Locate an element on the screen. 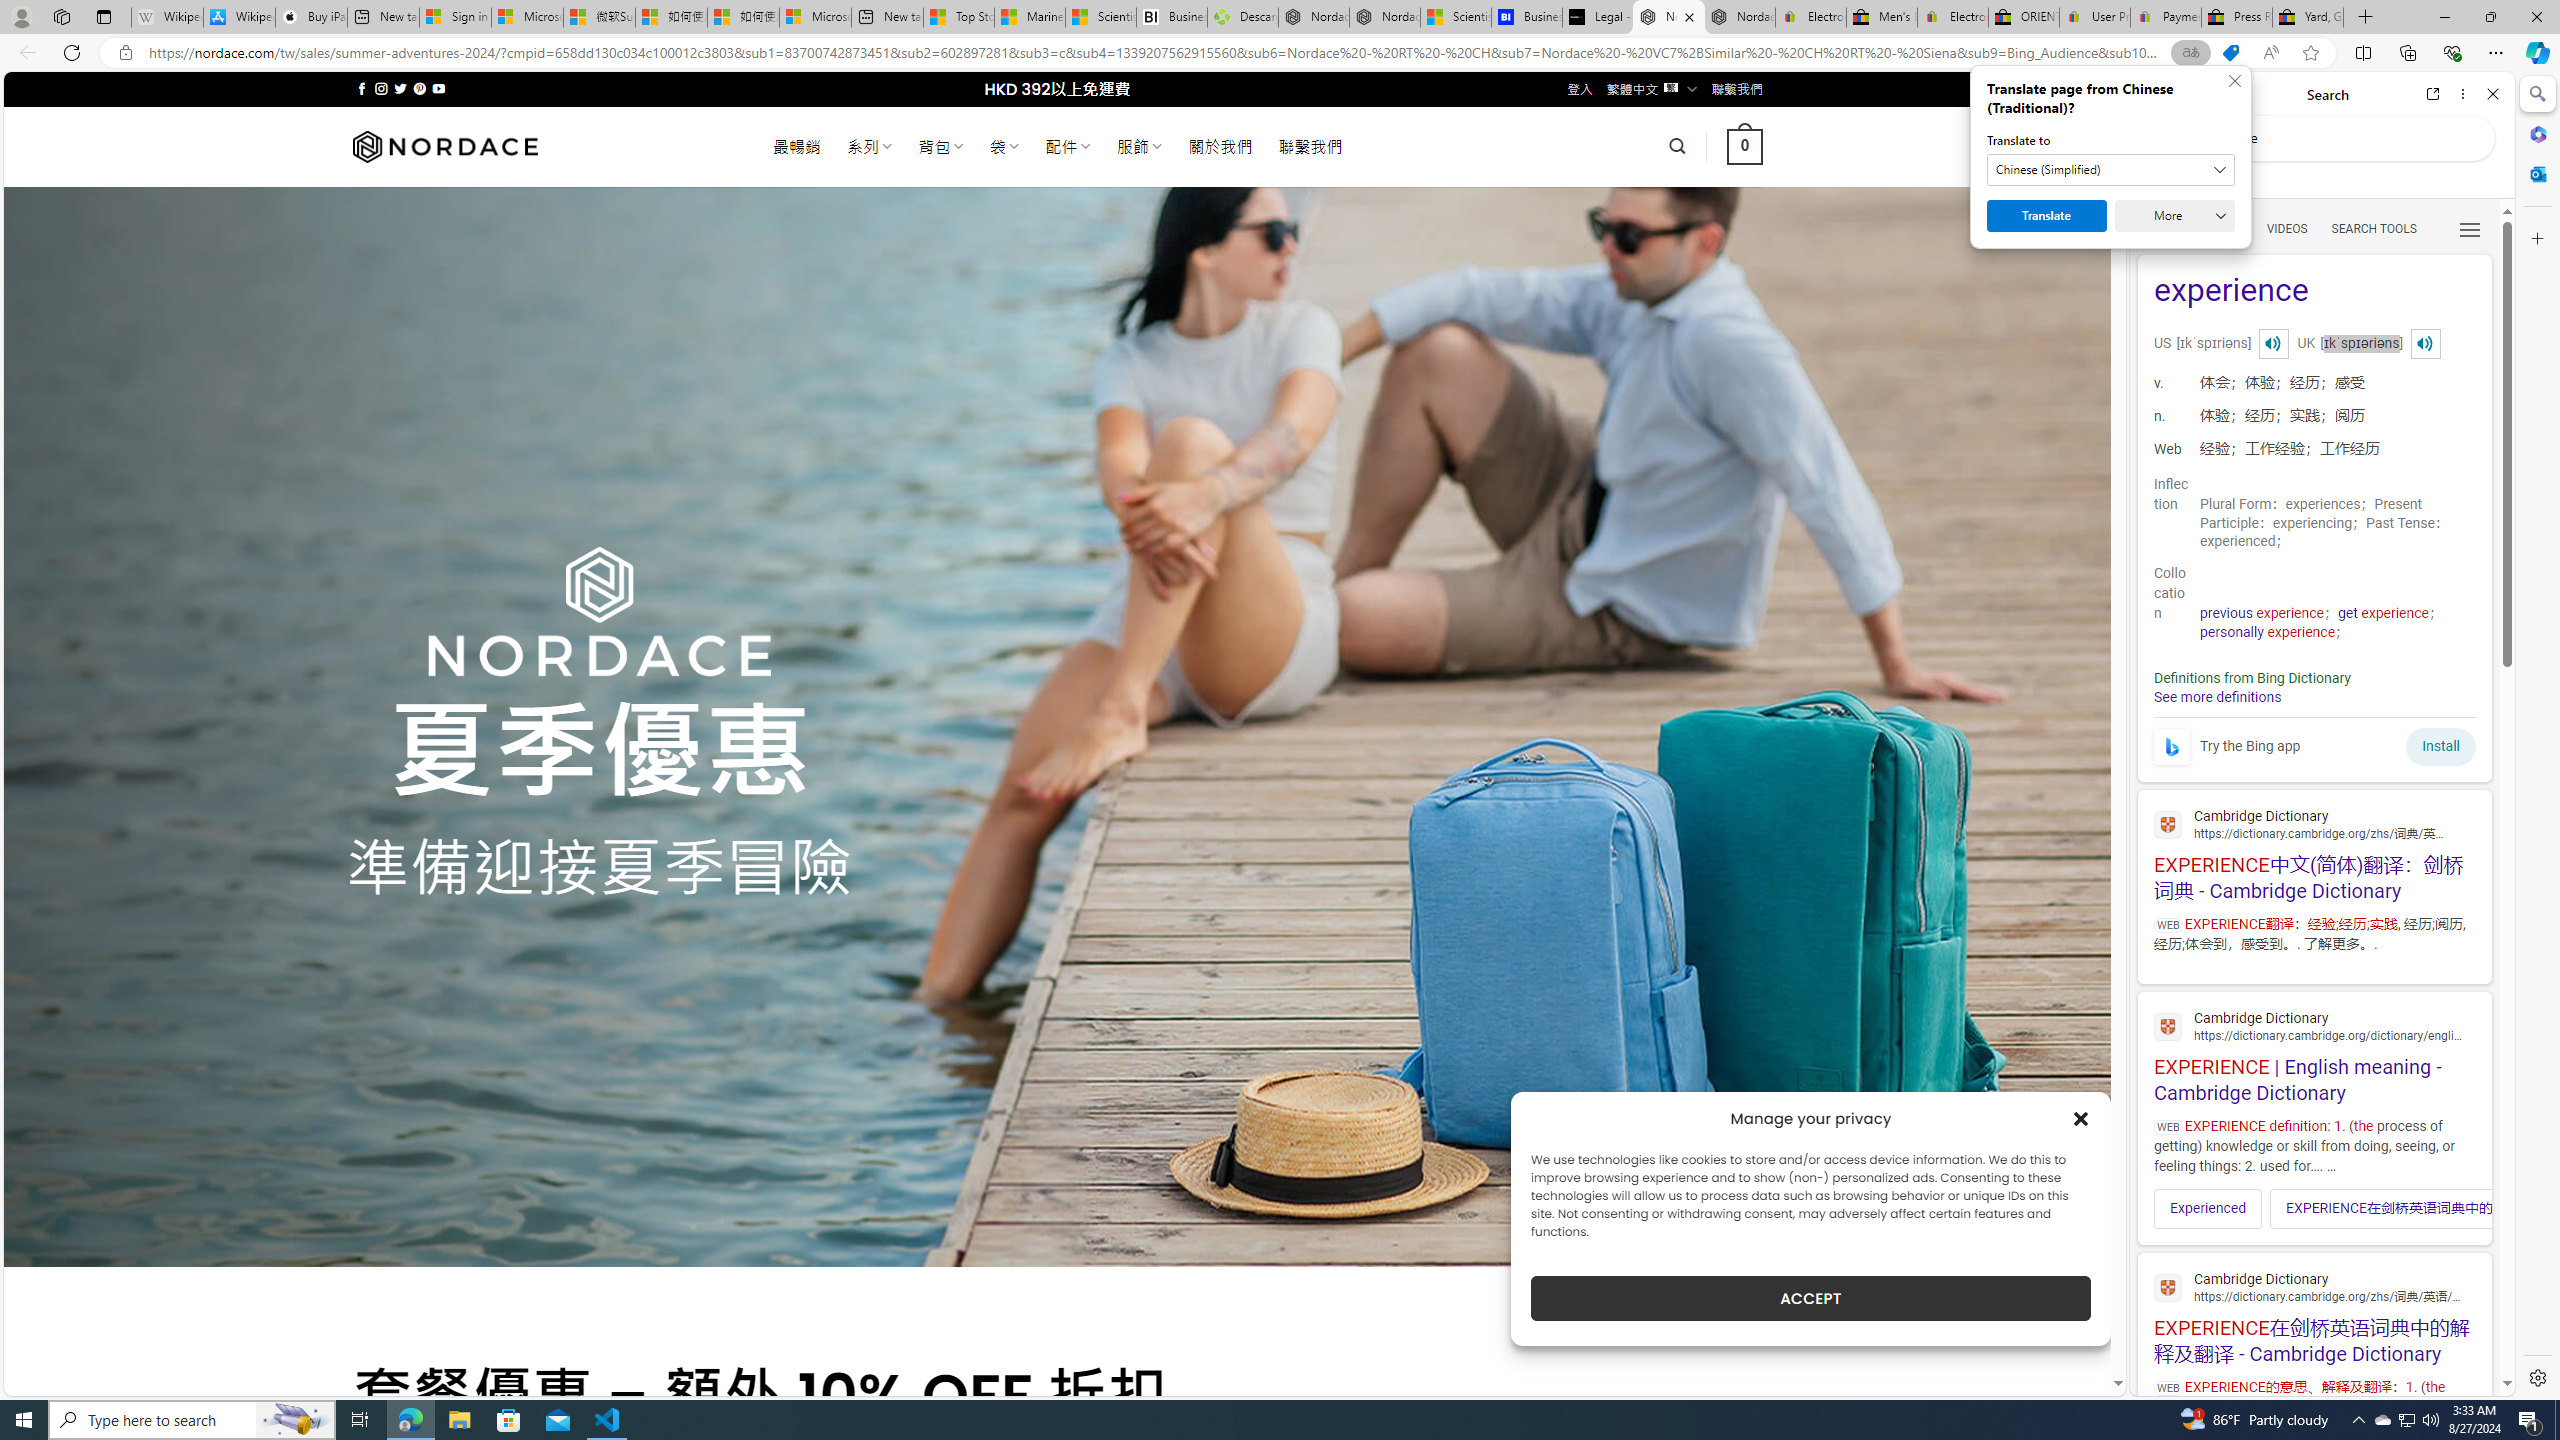 This screenshot has width=2560, height=1440. 'Follow on YouTube' is located at coordinates (439, 88).